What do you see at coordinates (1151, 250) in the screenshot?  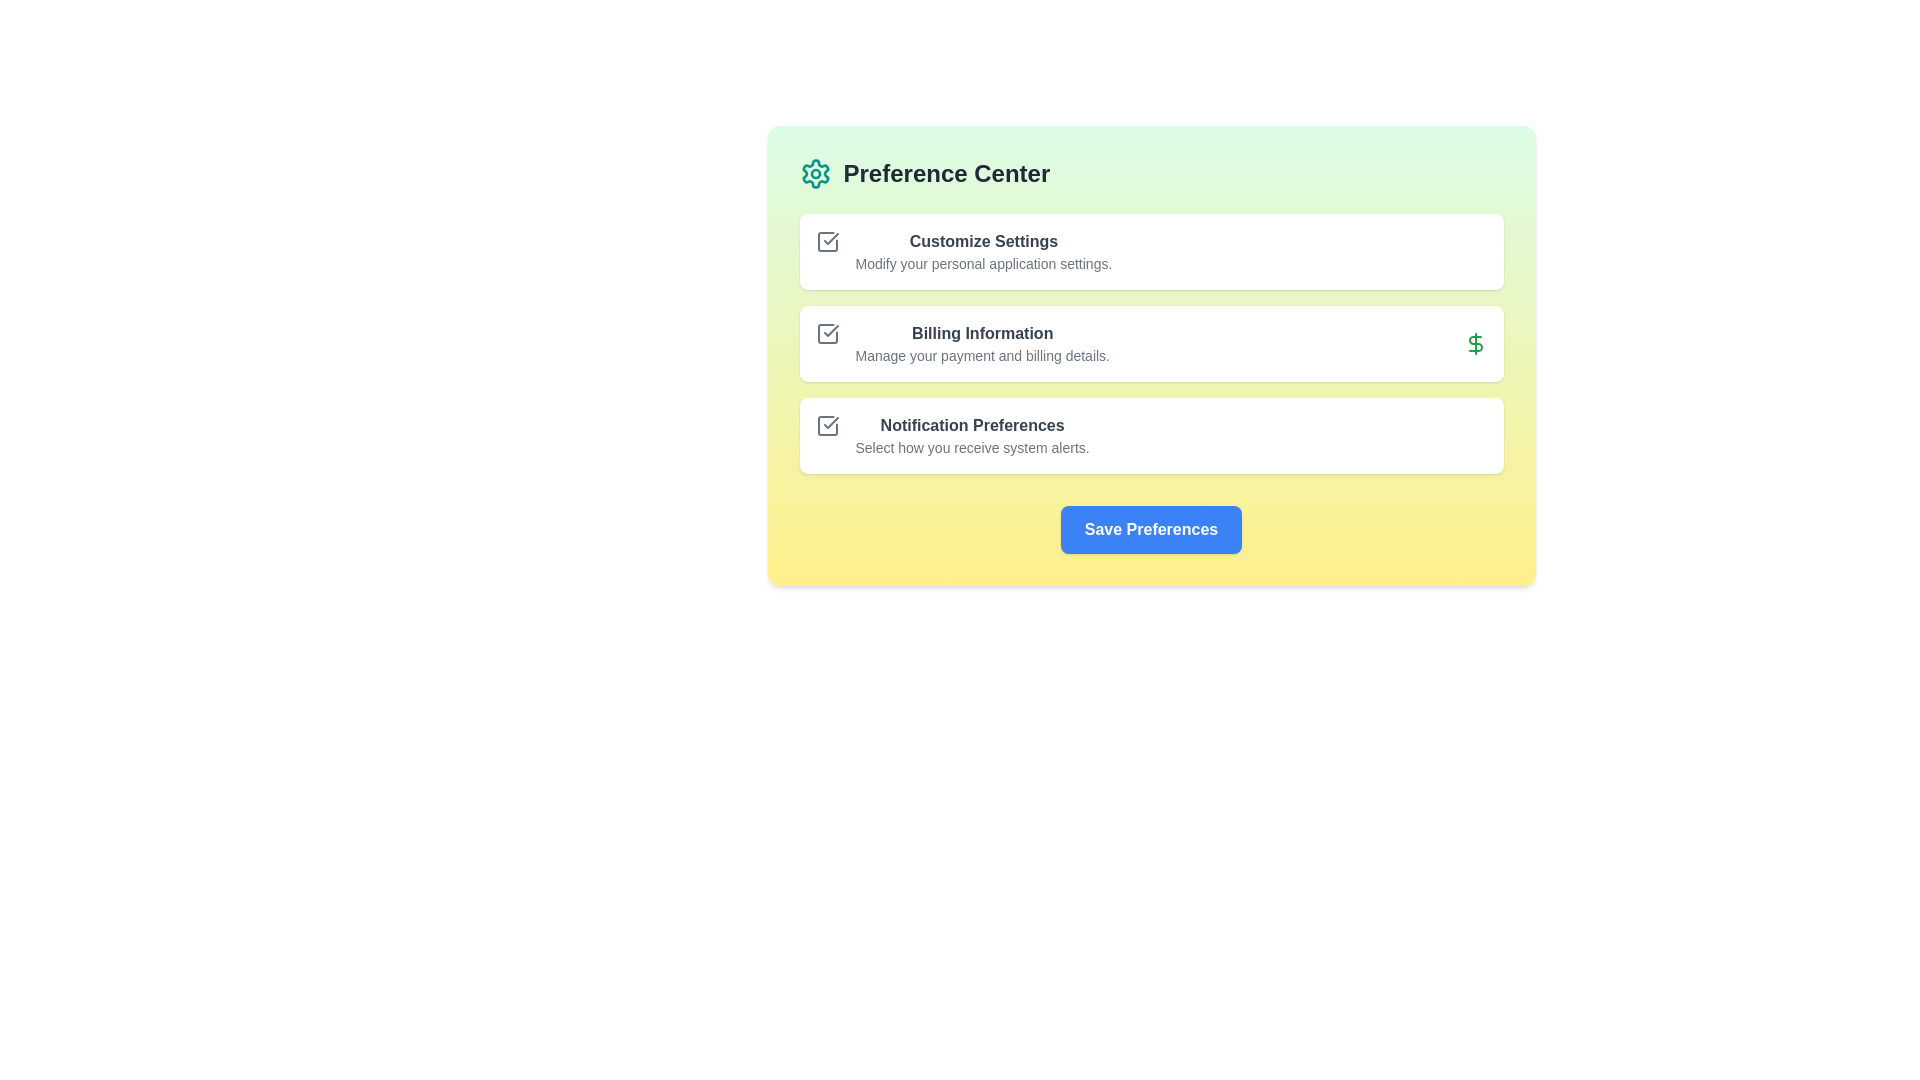 I see `the Card-like option item in the 'Preference Center' section, which provides a summary for customizing personal application settings` at bounding box center [1151, 250].